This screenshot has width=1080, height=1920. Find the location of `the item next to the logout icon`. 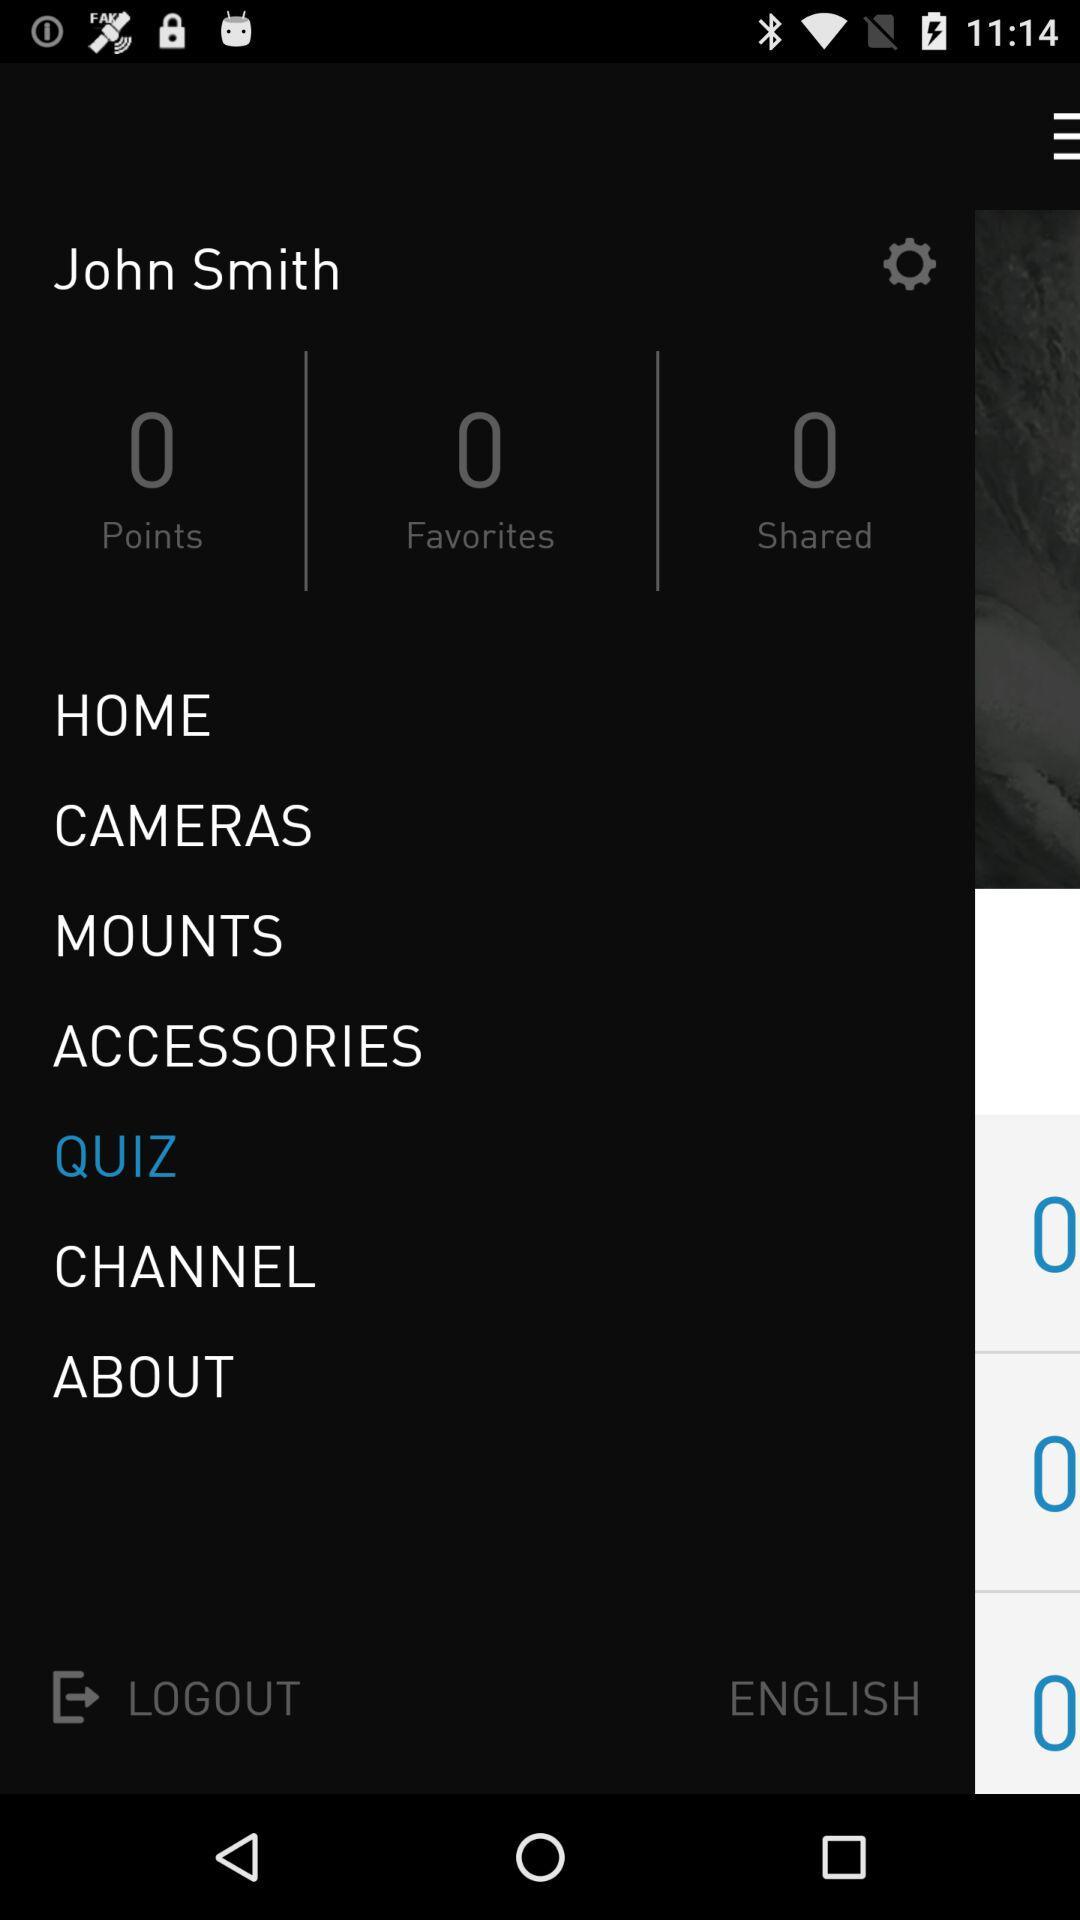

the item next to the logout icon is located at coordinates (825, 1696).